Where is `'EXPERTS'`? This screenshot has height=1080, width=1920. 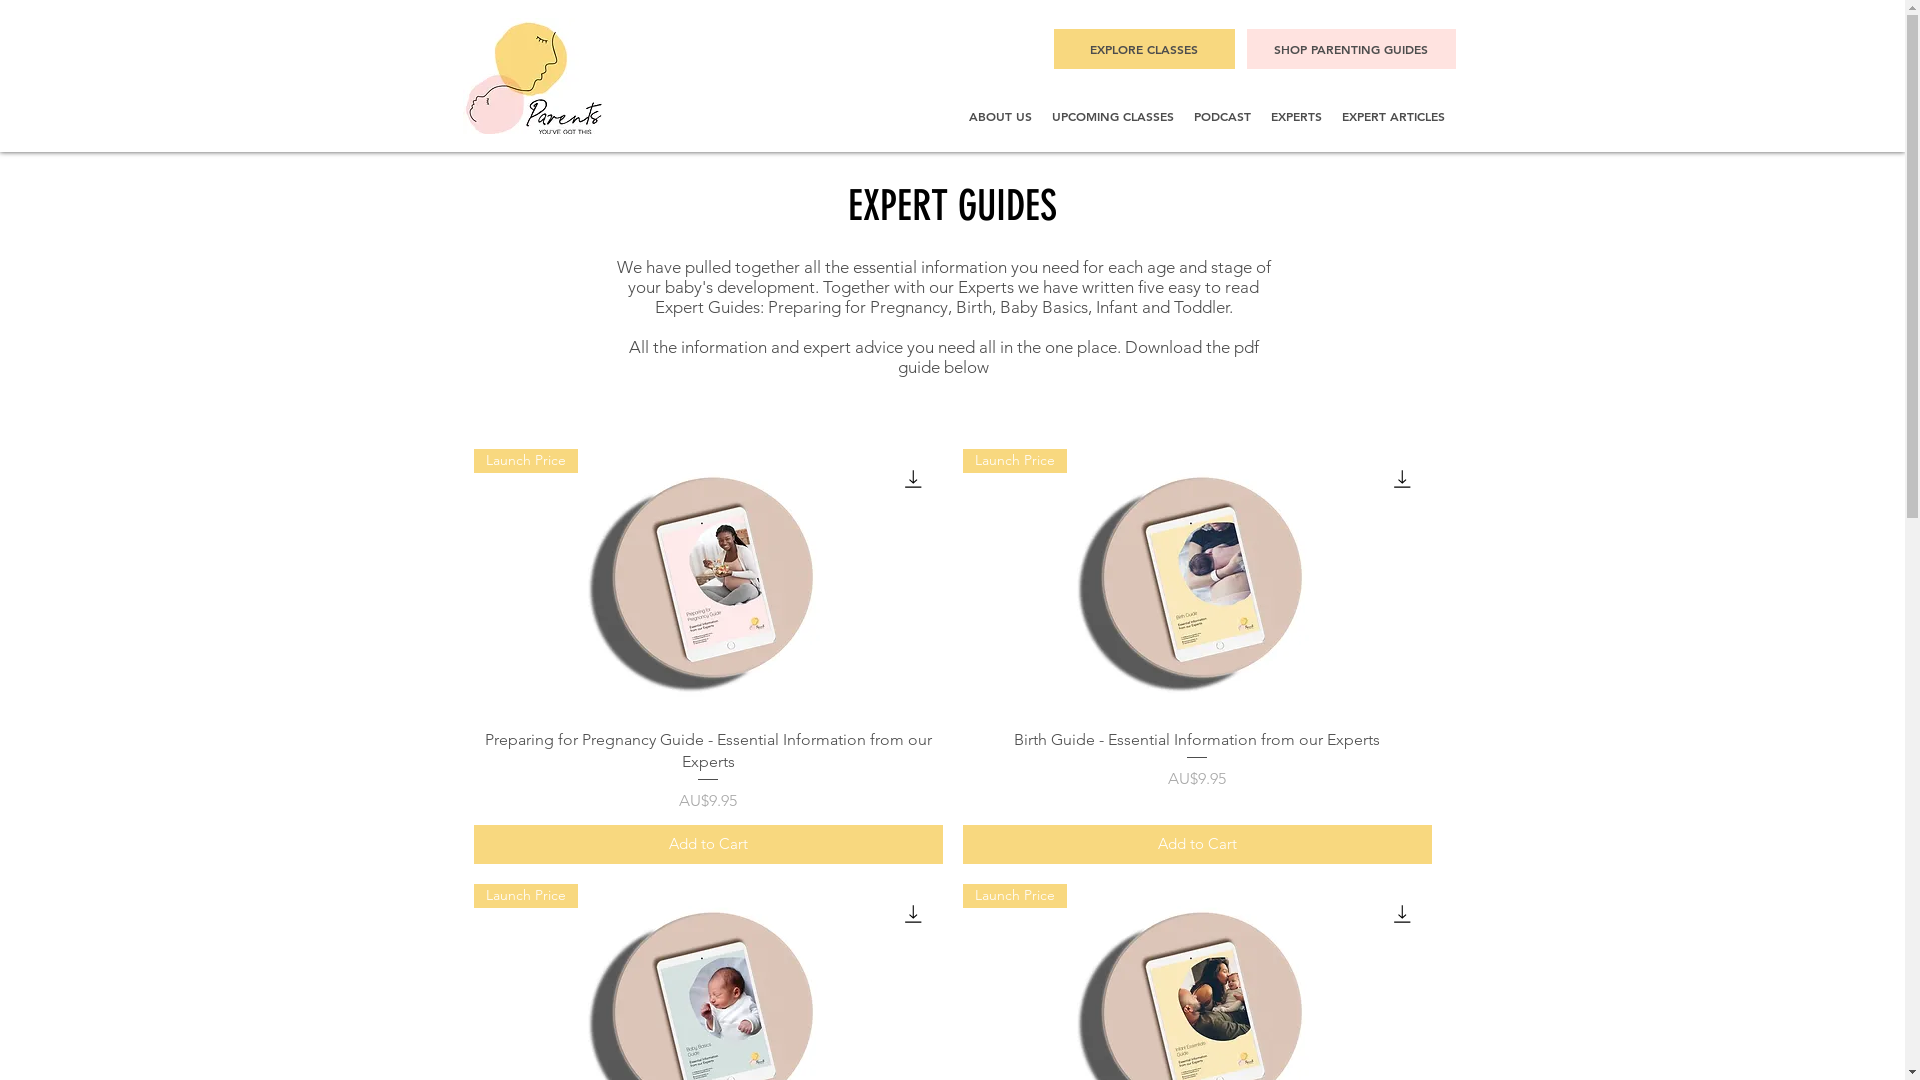 'EXPERTS' is located at coordinates (1295, 115).